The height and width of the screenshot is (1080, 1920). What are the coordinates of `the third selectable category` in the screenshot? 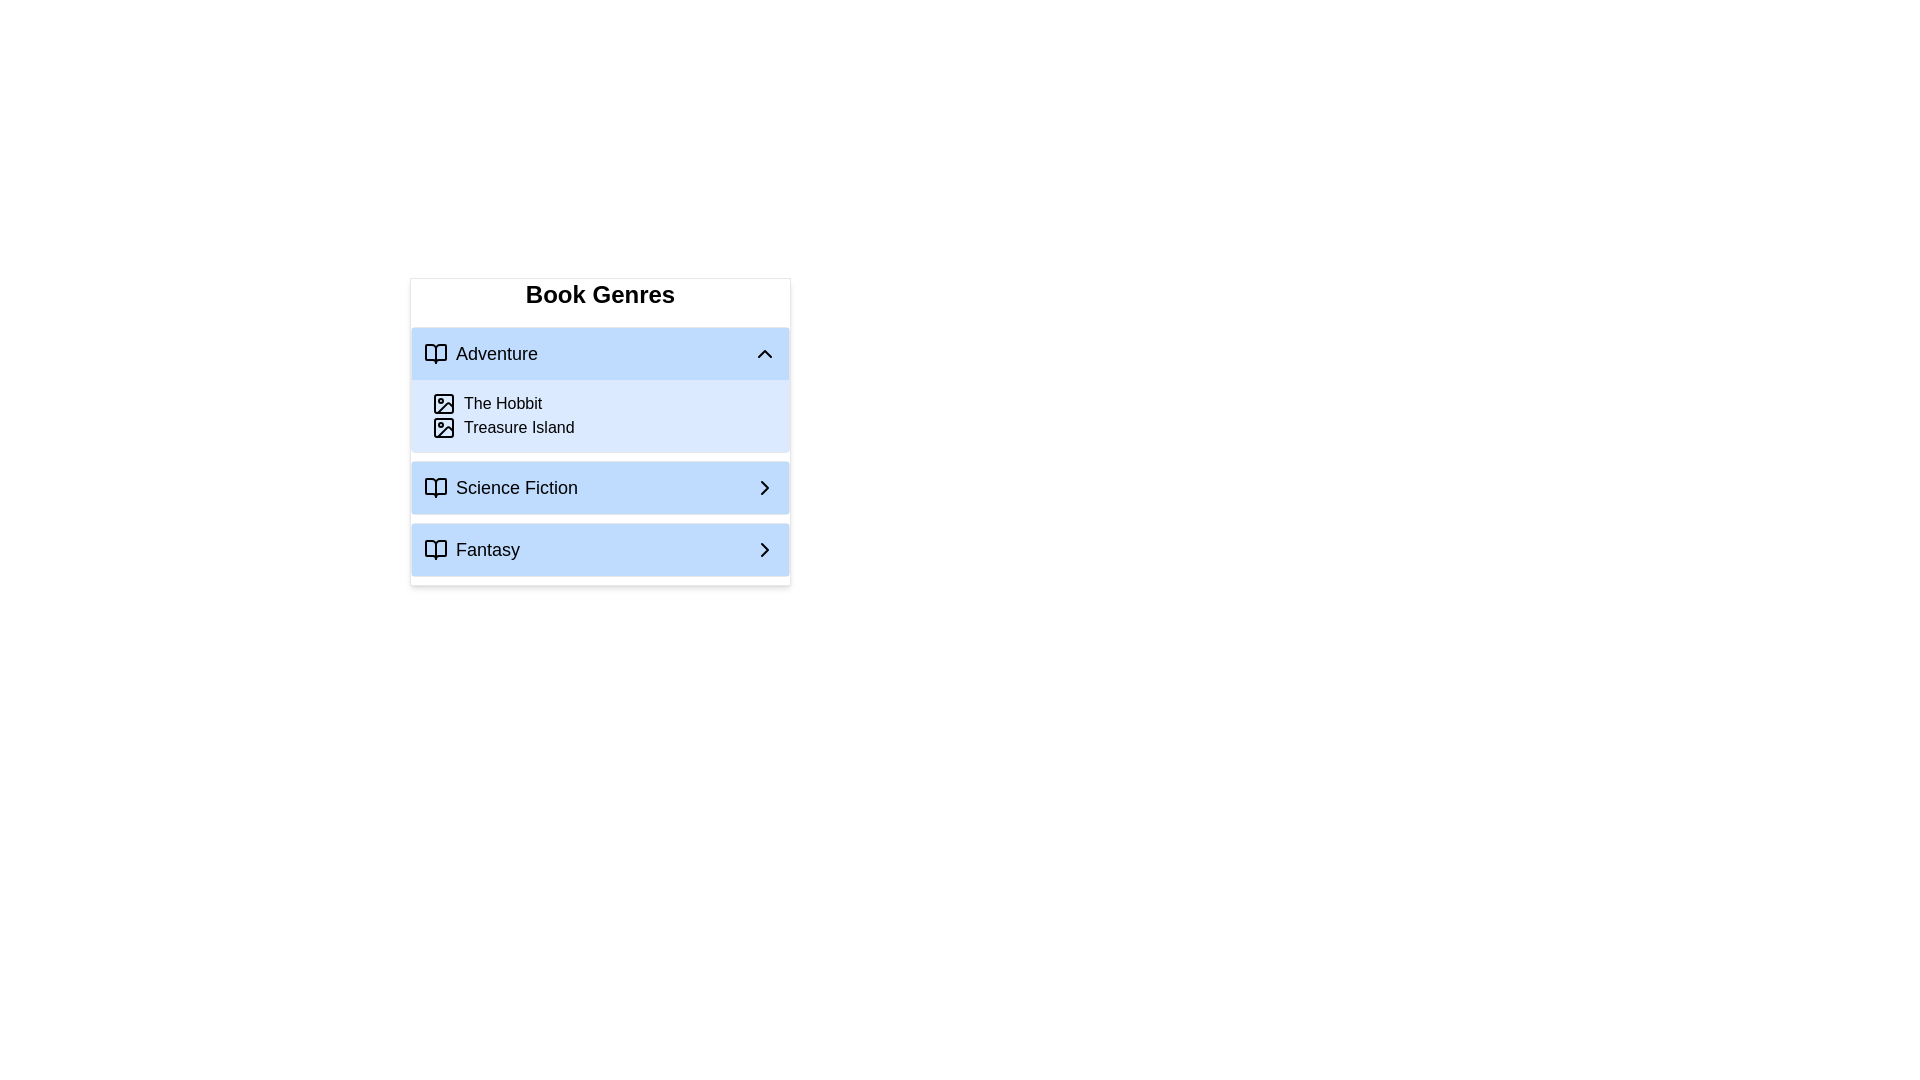 It's located at (599, 466).